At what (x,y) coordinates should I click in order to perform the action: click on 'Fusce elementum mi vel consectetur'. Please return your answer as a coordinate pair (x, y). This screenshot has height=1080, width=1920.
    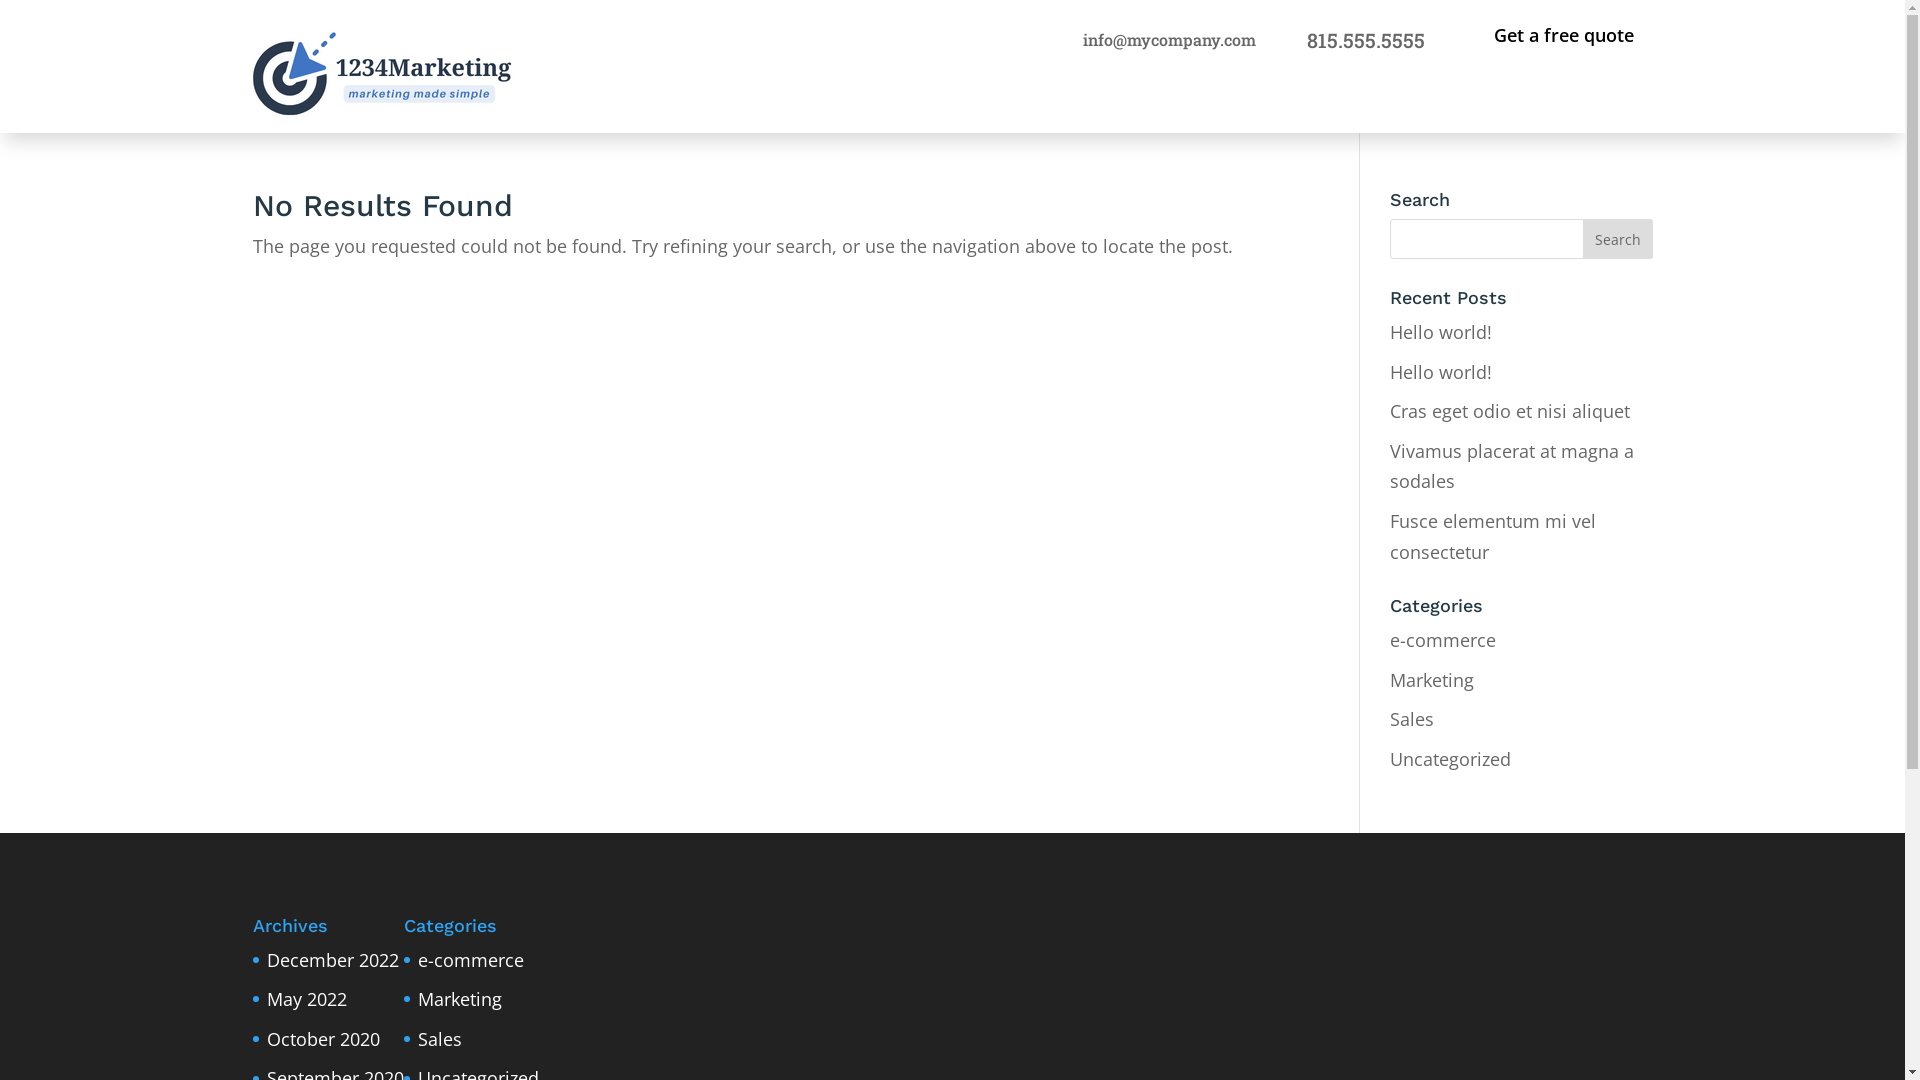
    Looking at the image, I should click on (1492, 535).